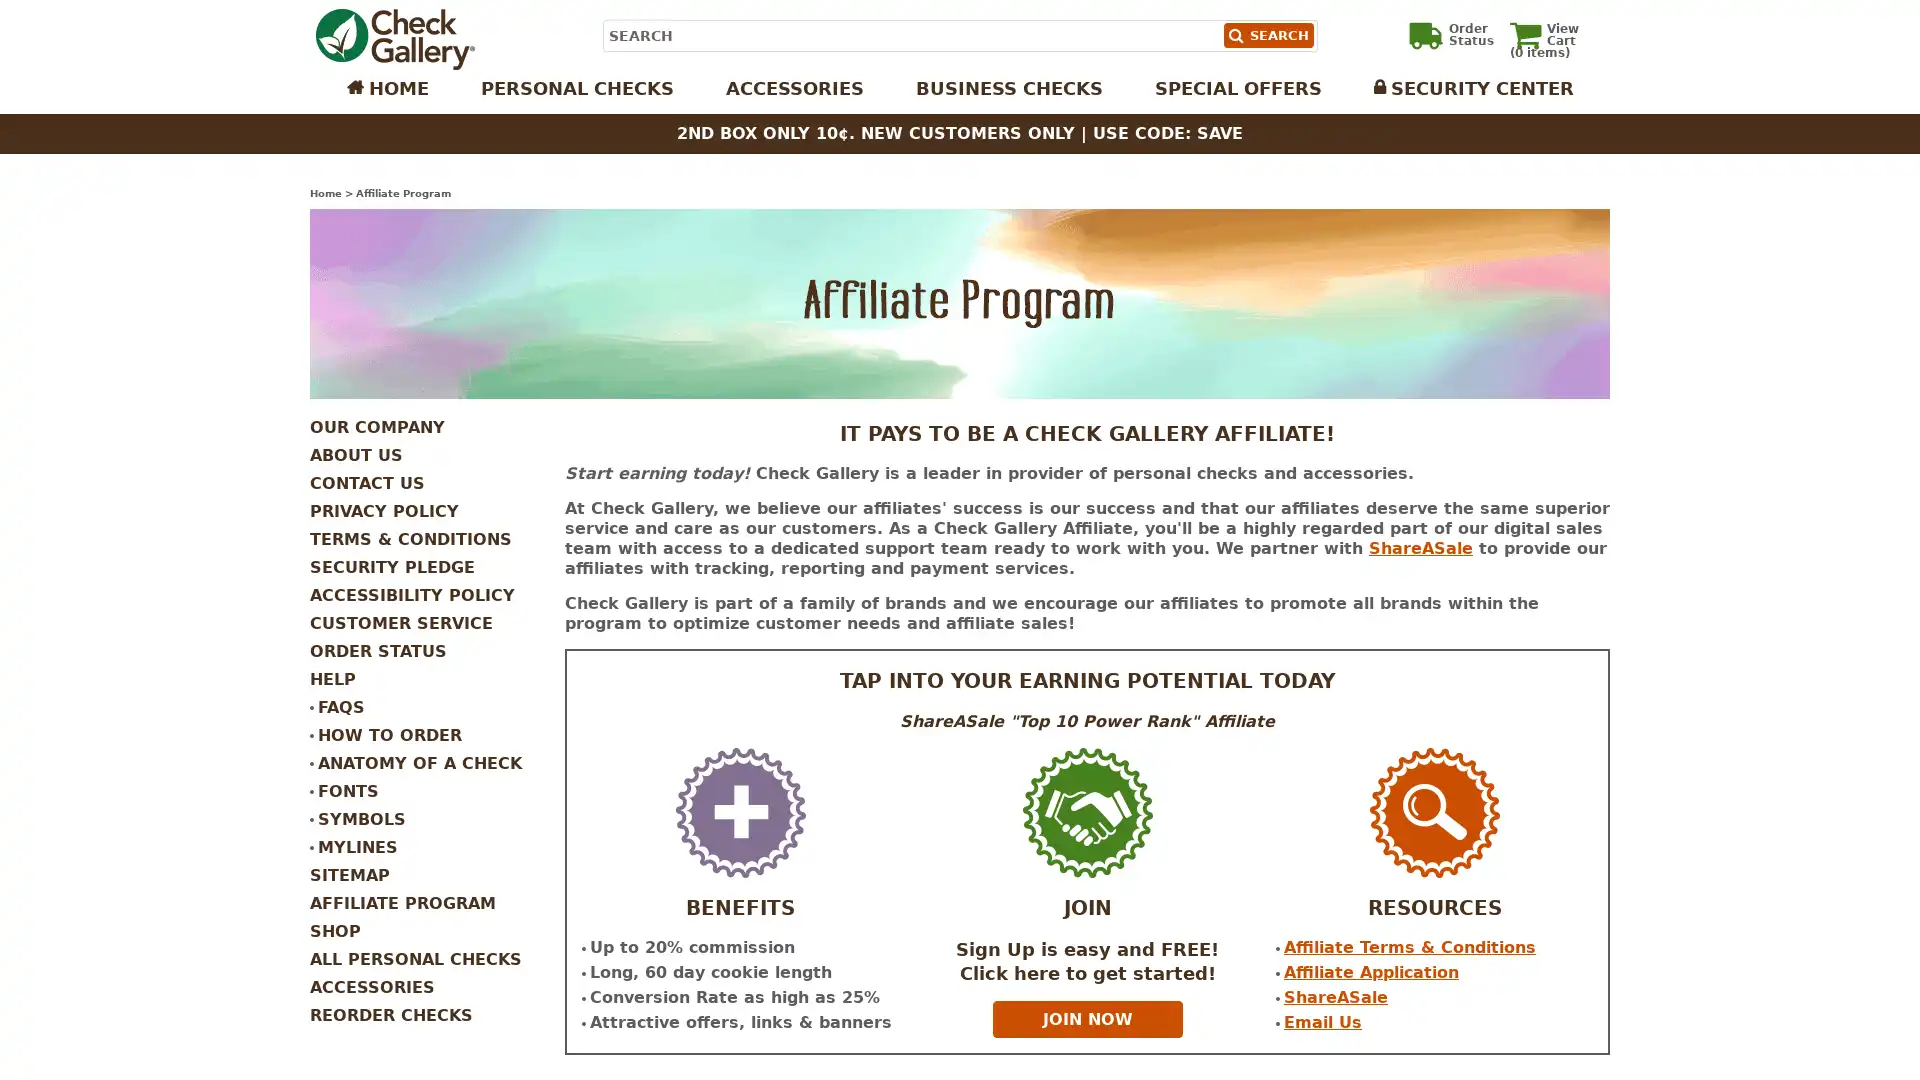  I want to click on SEARCH, so click(1266, 35).